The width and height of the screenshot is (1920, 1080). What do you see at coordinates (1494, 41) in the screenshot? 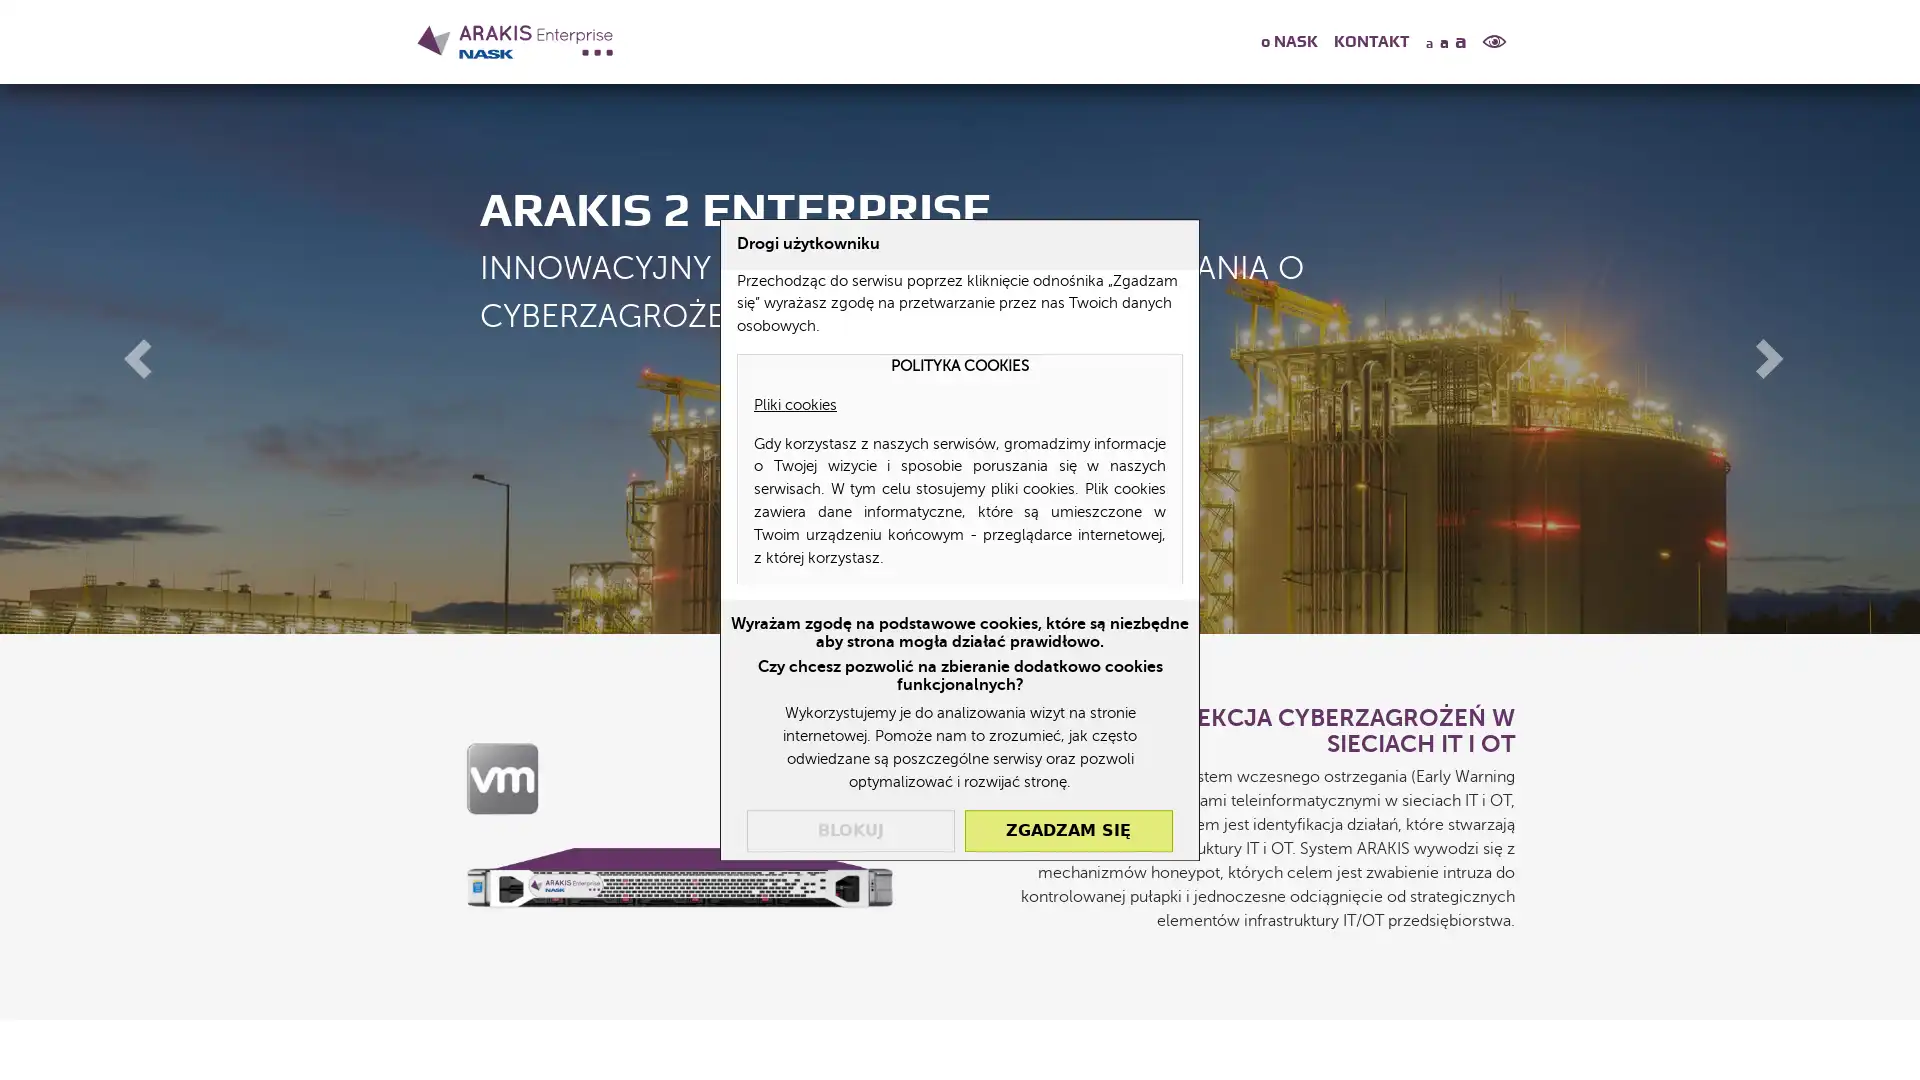
I see `Wersja kontrastowa` at bounding box center [1494, 41].